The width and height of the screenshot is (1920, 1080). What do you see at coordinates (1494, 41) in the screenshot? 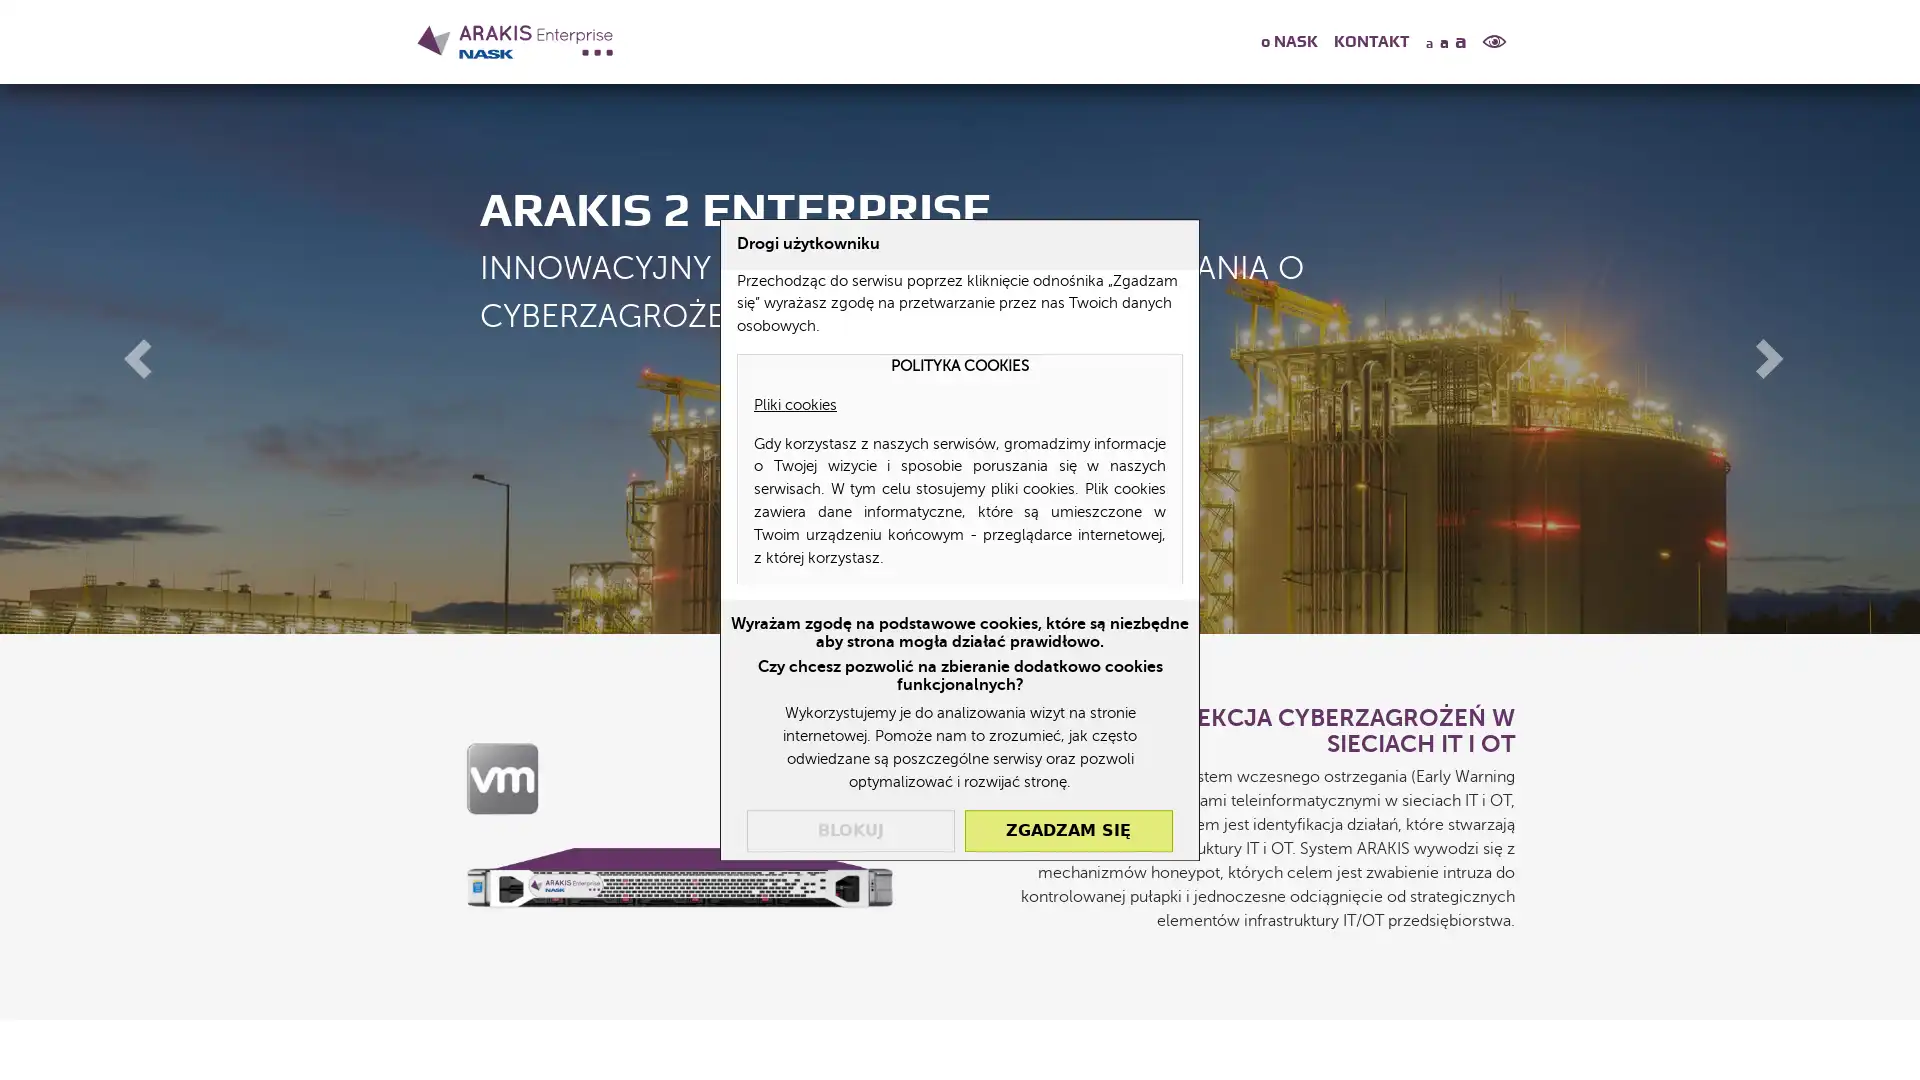
I see `Wersja kontrastowa` at bounding box center [1494, 41].